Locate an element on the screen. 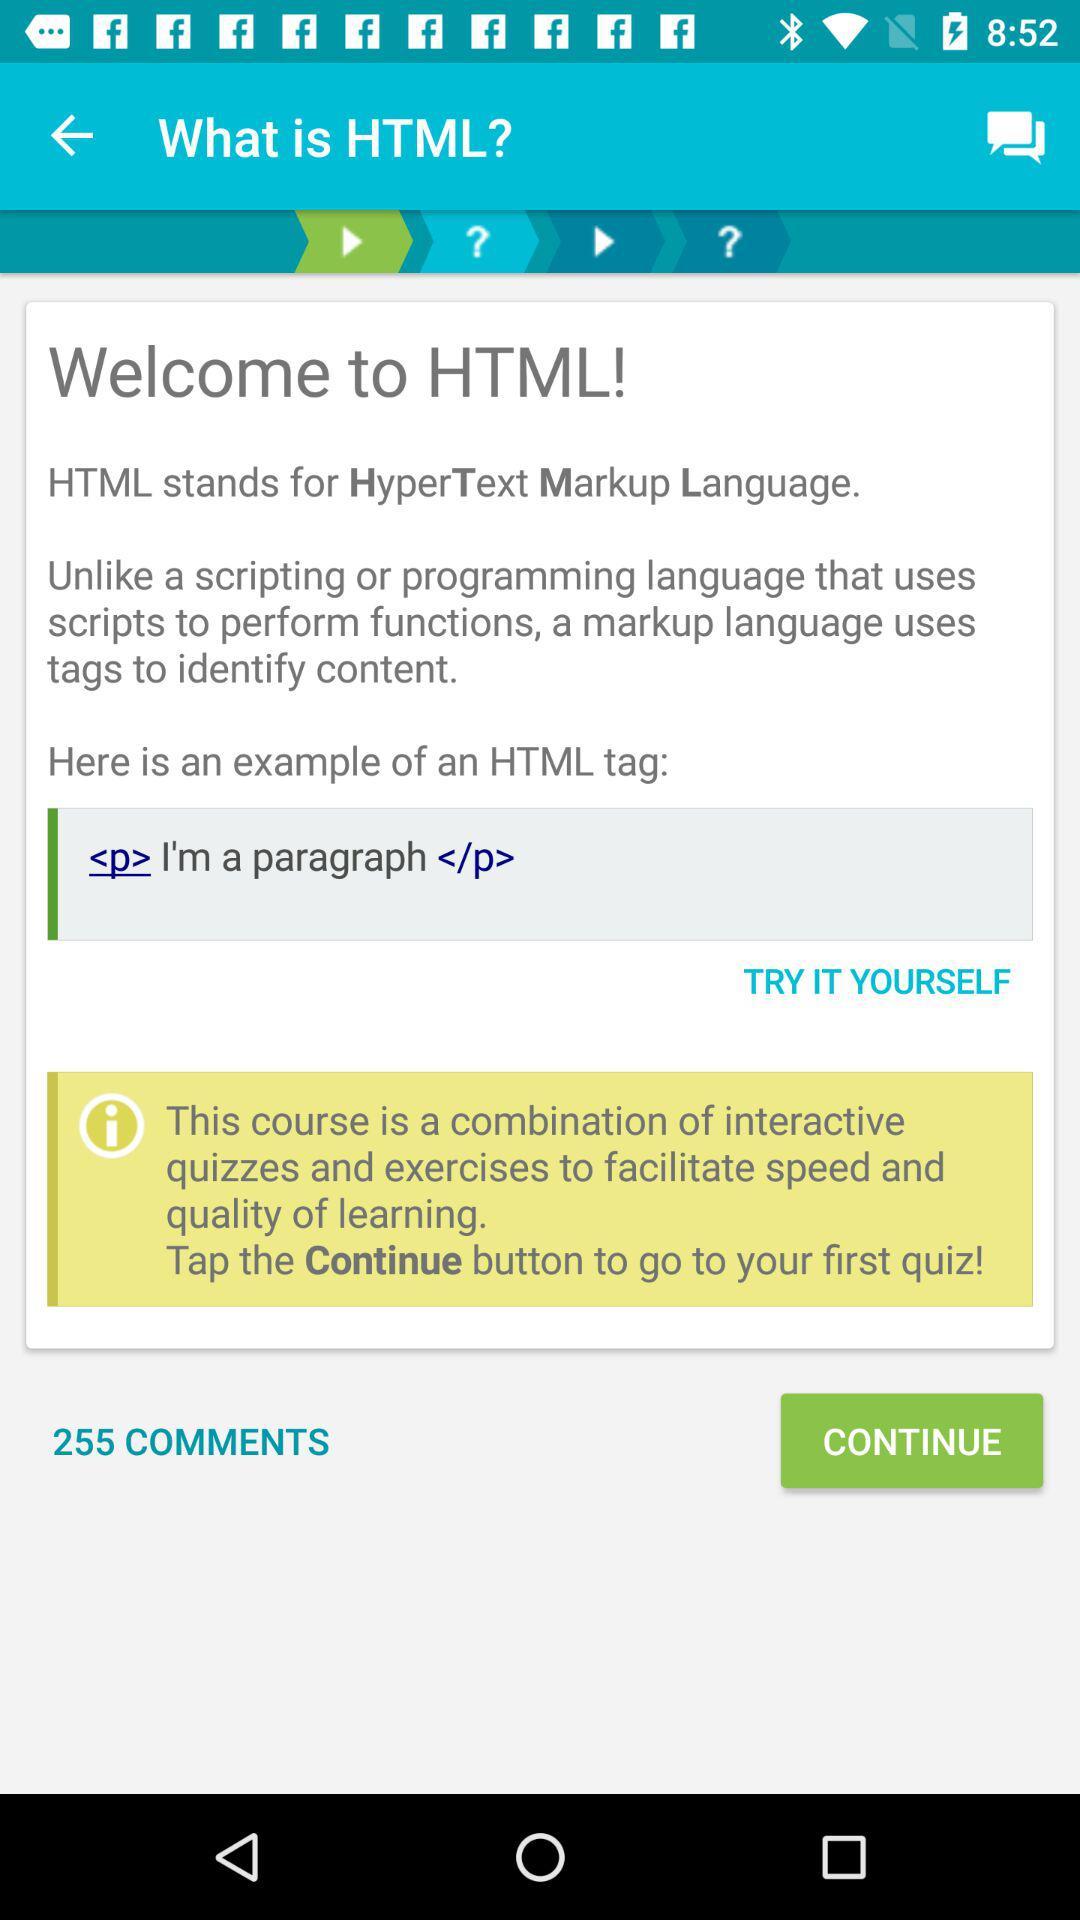  two questions ahead is located at coordinates (729, 240).